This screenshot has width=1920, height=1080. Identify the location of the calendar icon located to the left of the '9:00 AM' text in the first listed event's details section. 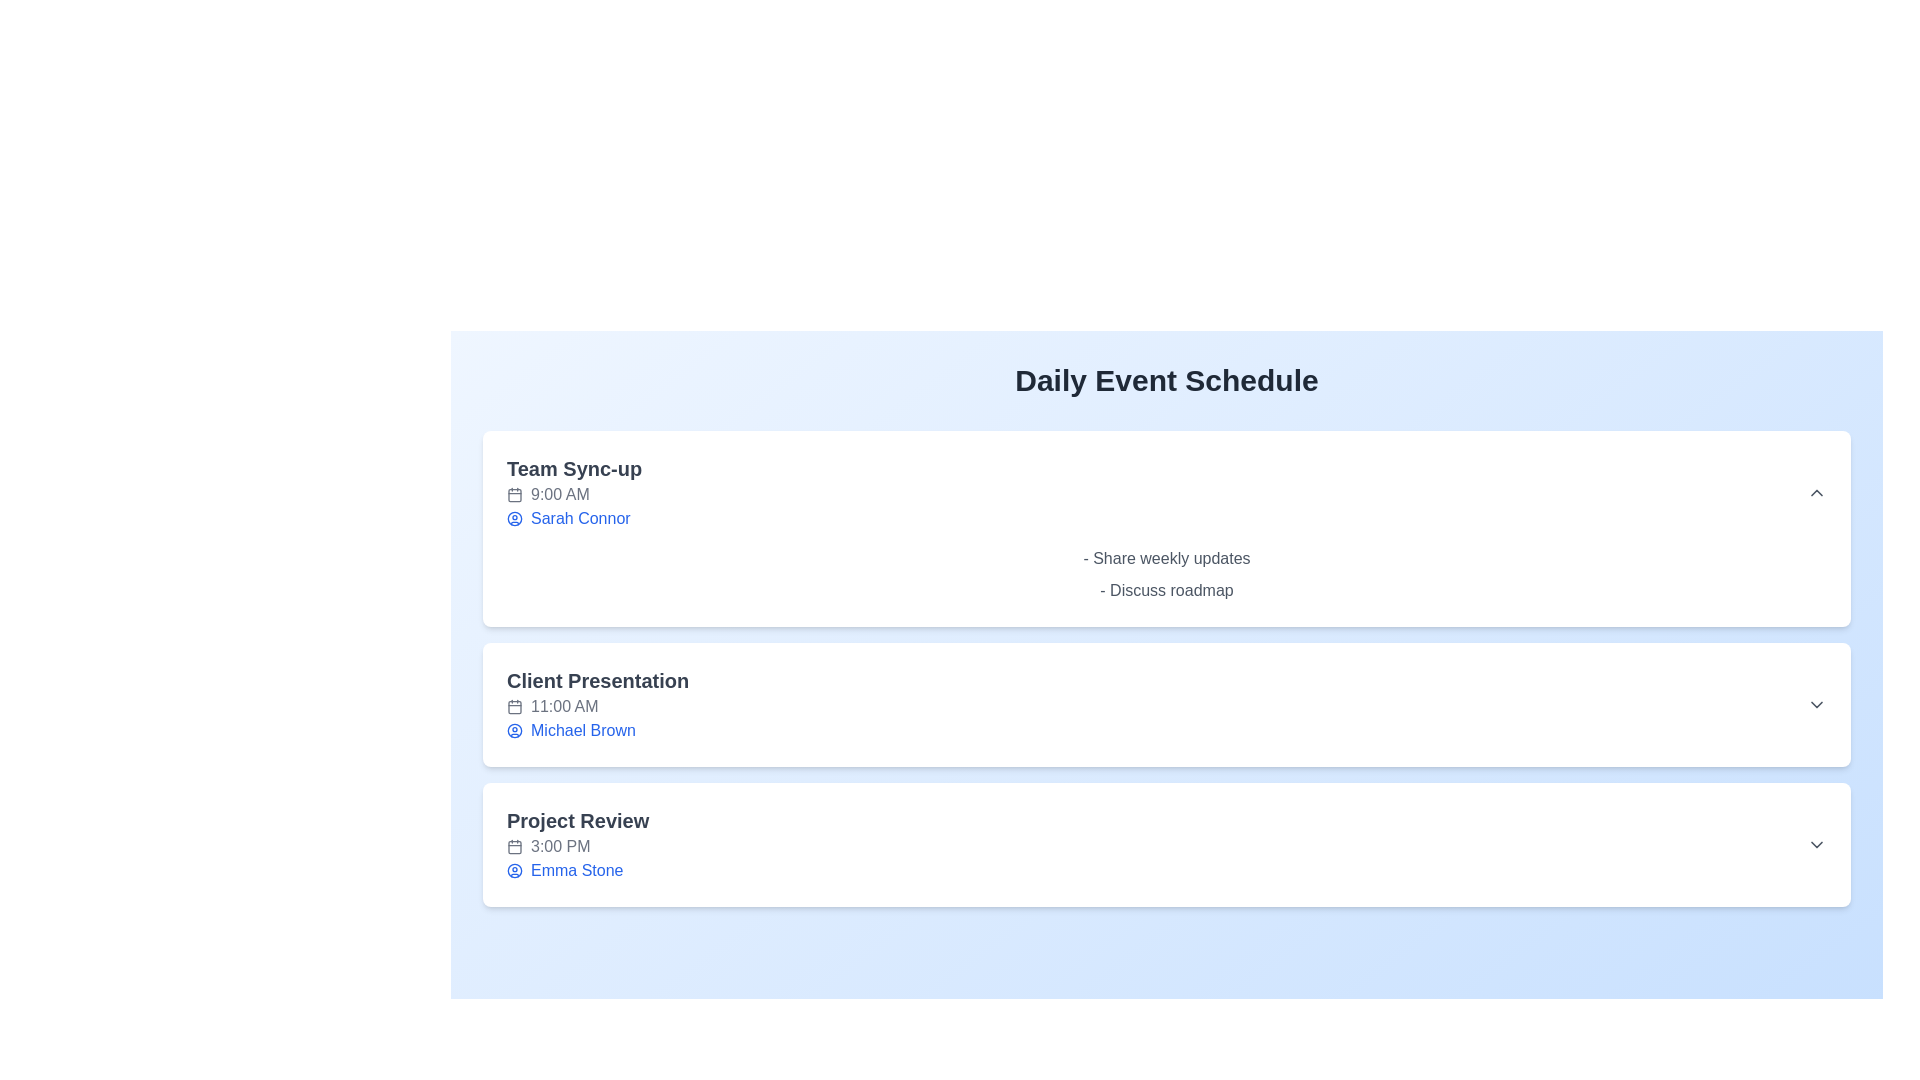
(514, 494).